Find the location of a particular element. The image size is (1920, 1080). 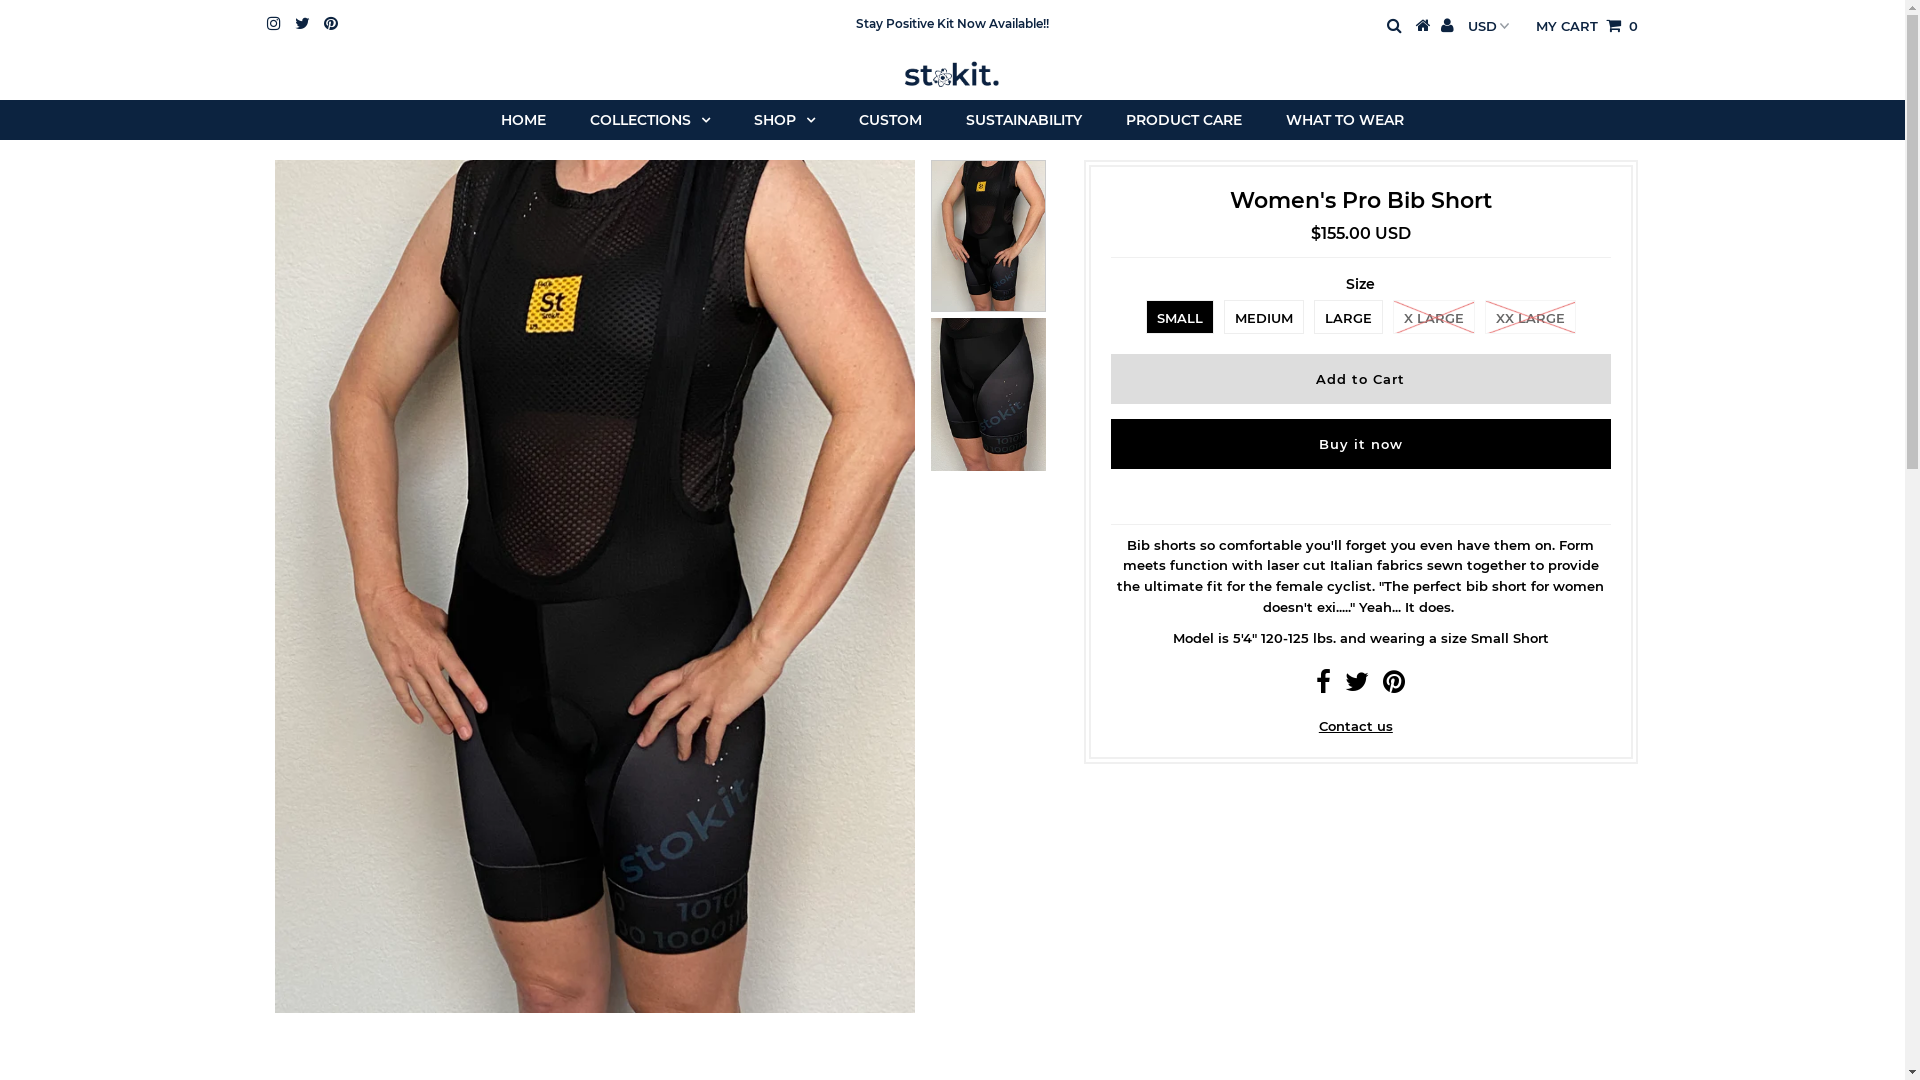

'Share on Pinterest' is located at coordinates (1392, 685).